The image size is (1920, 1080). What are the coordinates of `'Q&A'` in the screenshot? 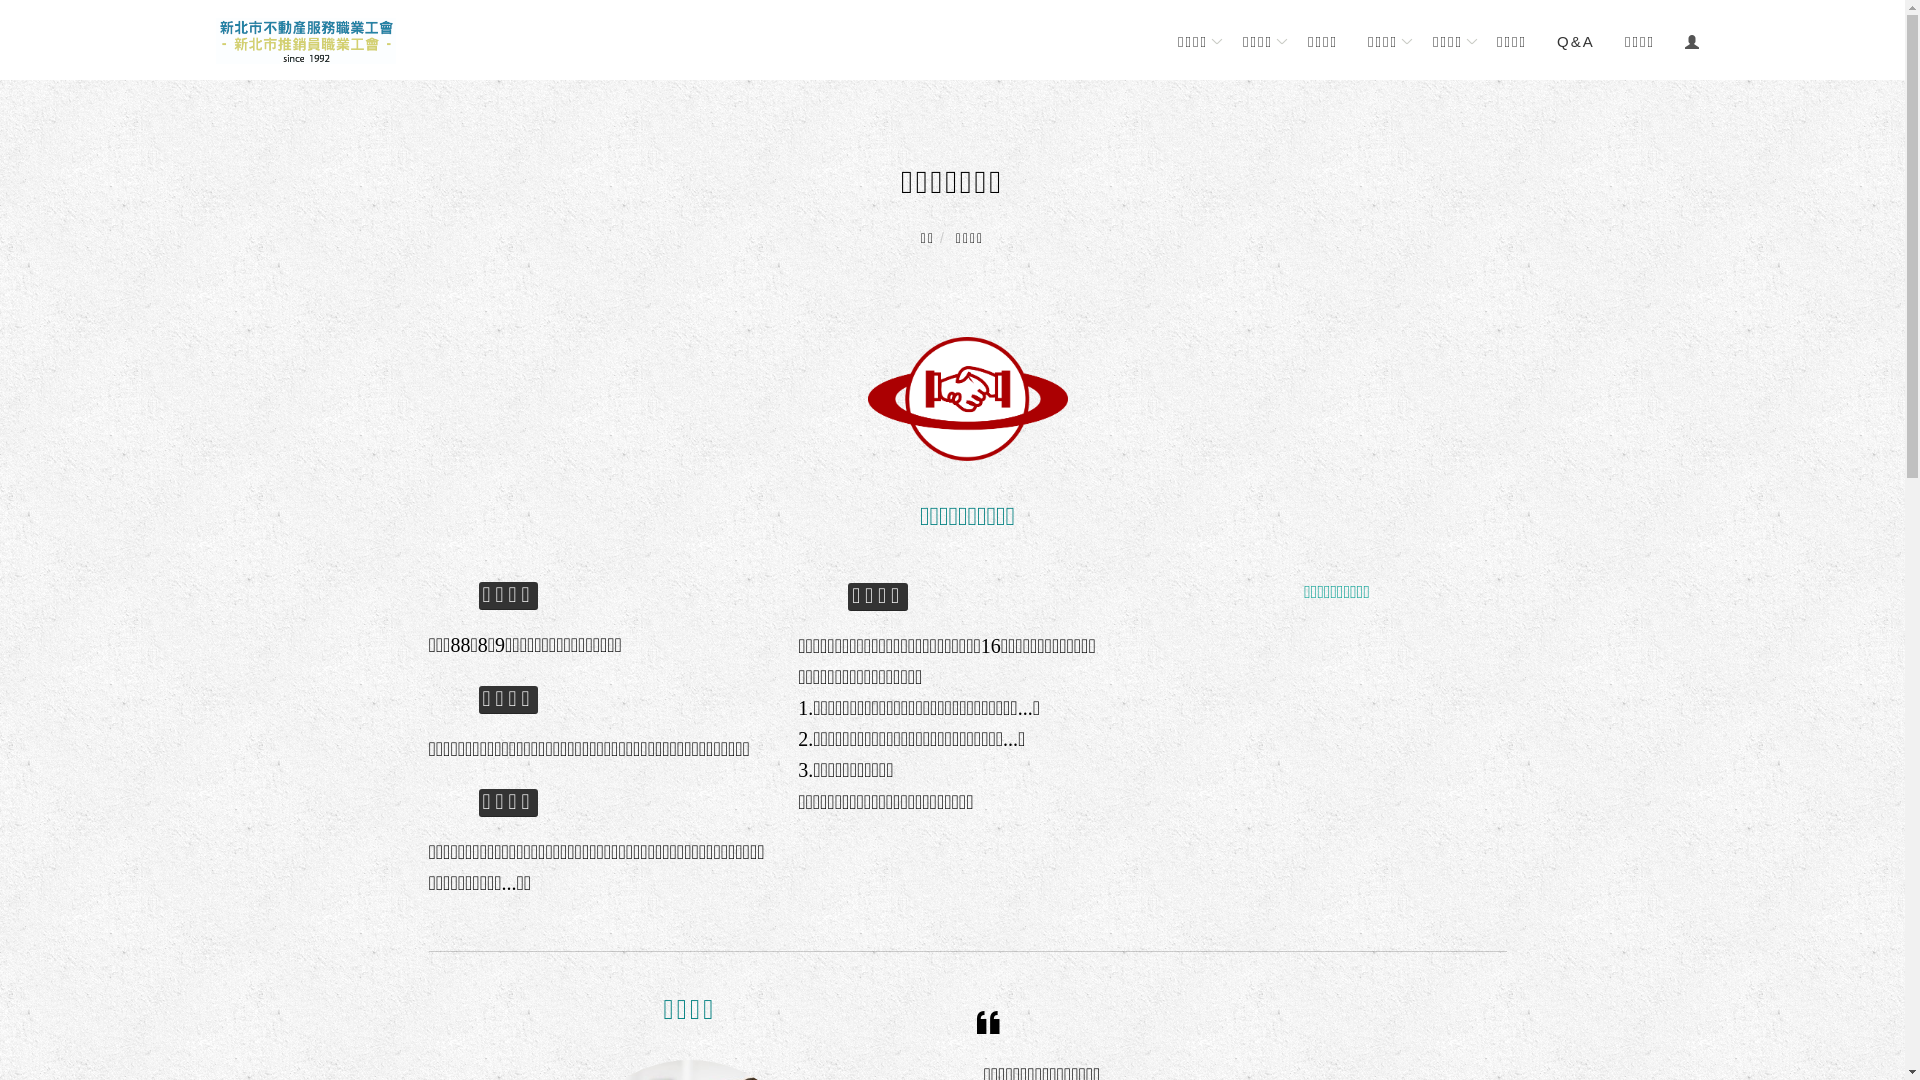 It's located at (1574, 39).